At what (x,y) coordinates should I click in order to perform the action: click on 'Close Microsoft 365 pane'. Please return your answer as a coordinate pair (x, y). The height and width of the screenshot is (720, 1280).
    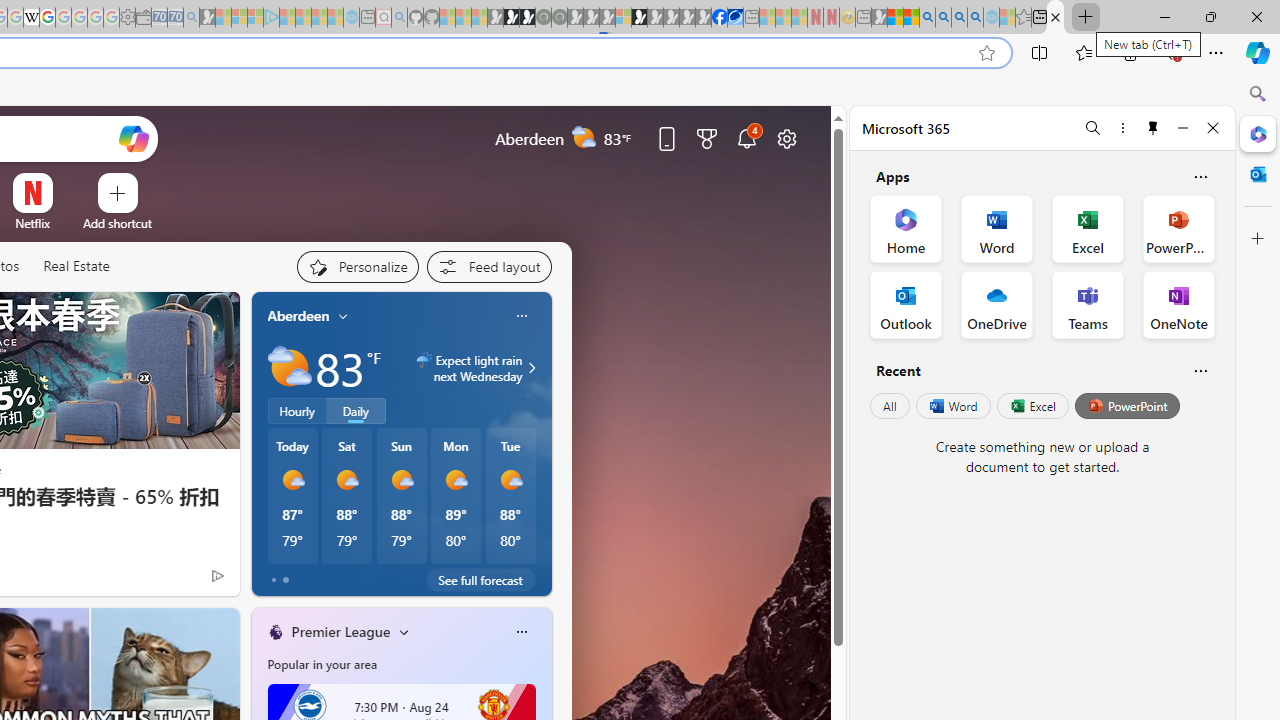
    Looking at the image, I should click on (1257, 133).